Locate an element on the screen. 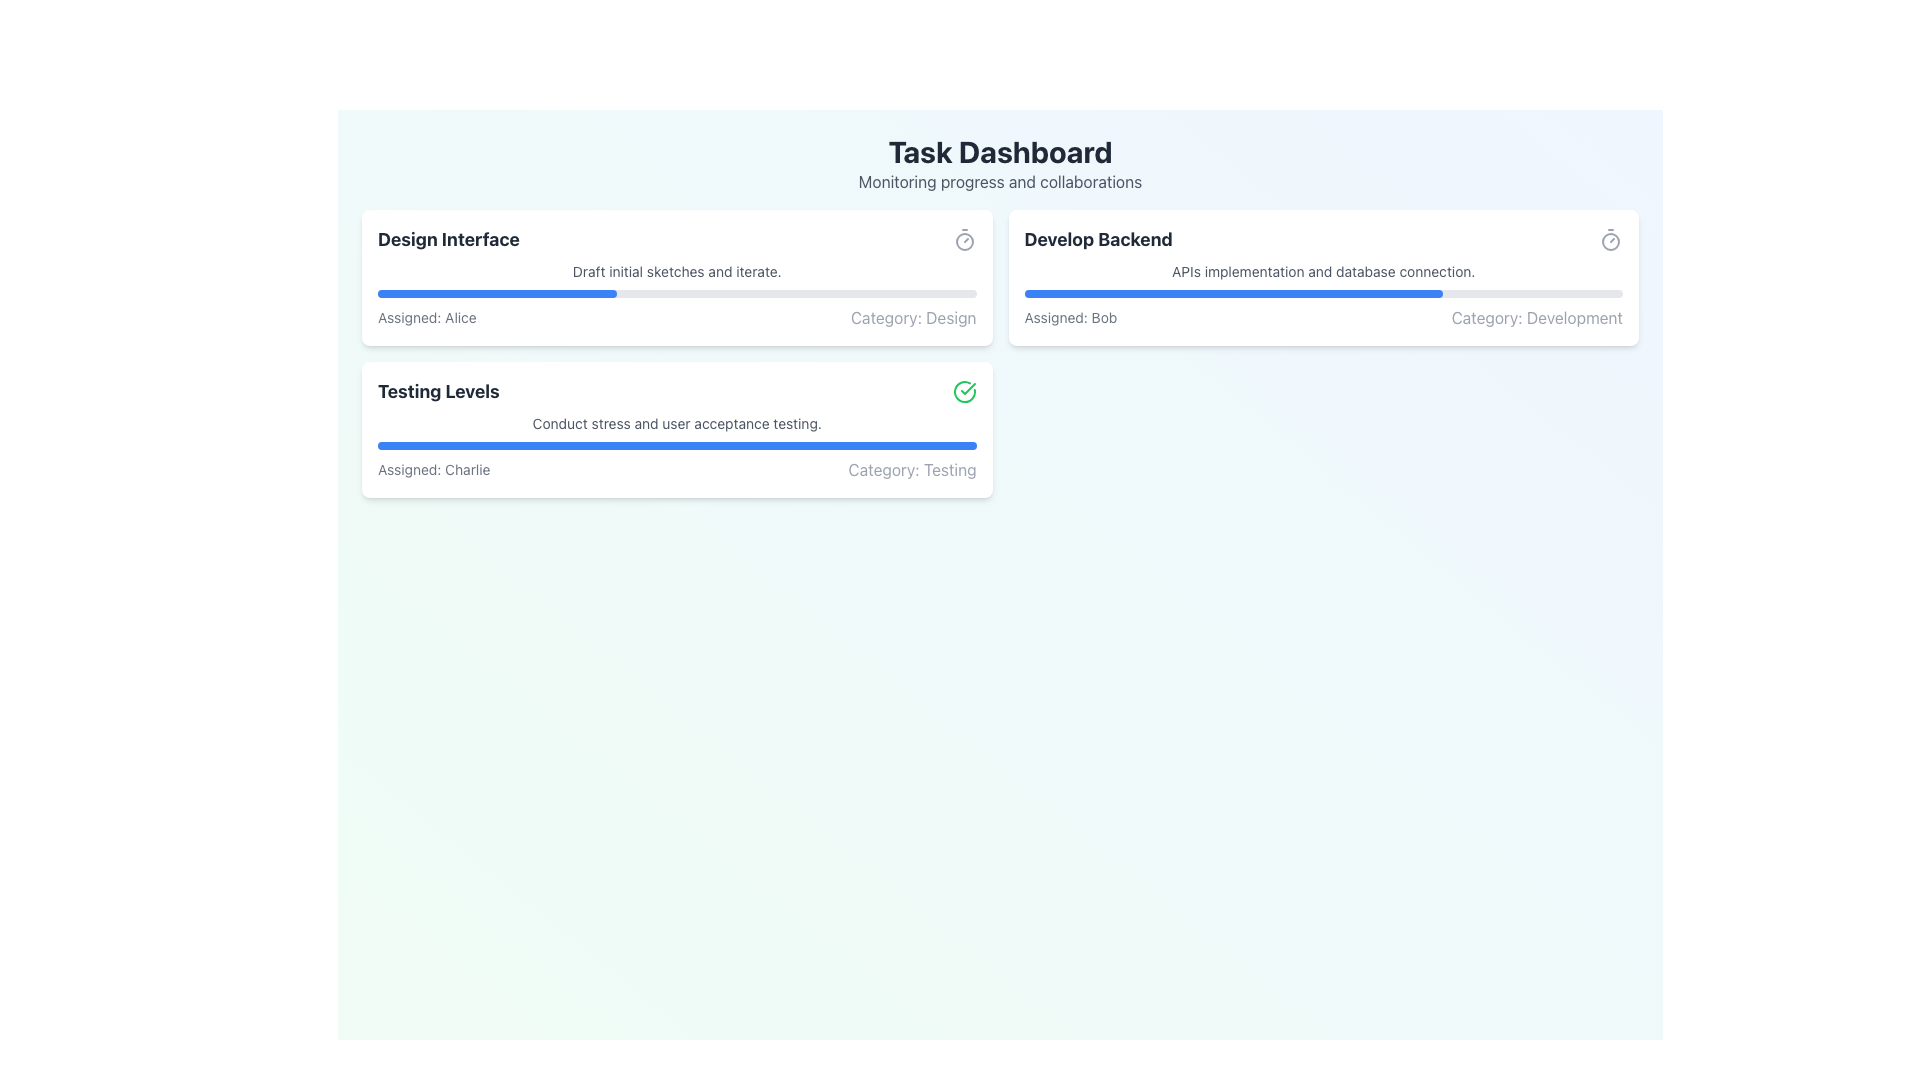  the timer icon located in the top-right corner of the 'Develop Backend' task card, which indicates timing-related functionality is located at coordinates (1611, 238).